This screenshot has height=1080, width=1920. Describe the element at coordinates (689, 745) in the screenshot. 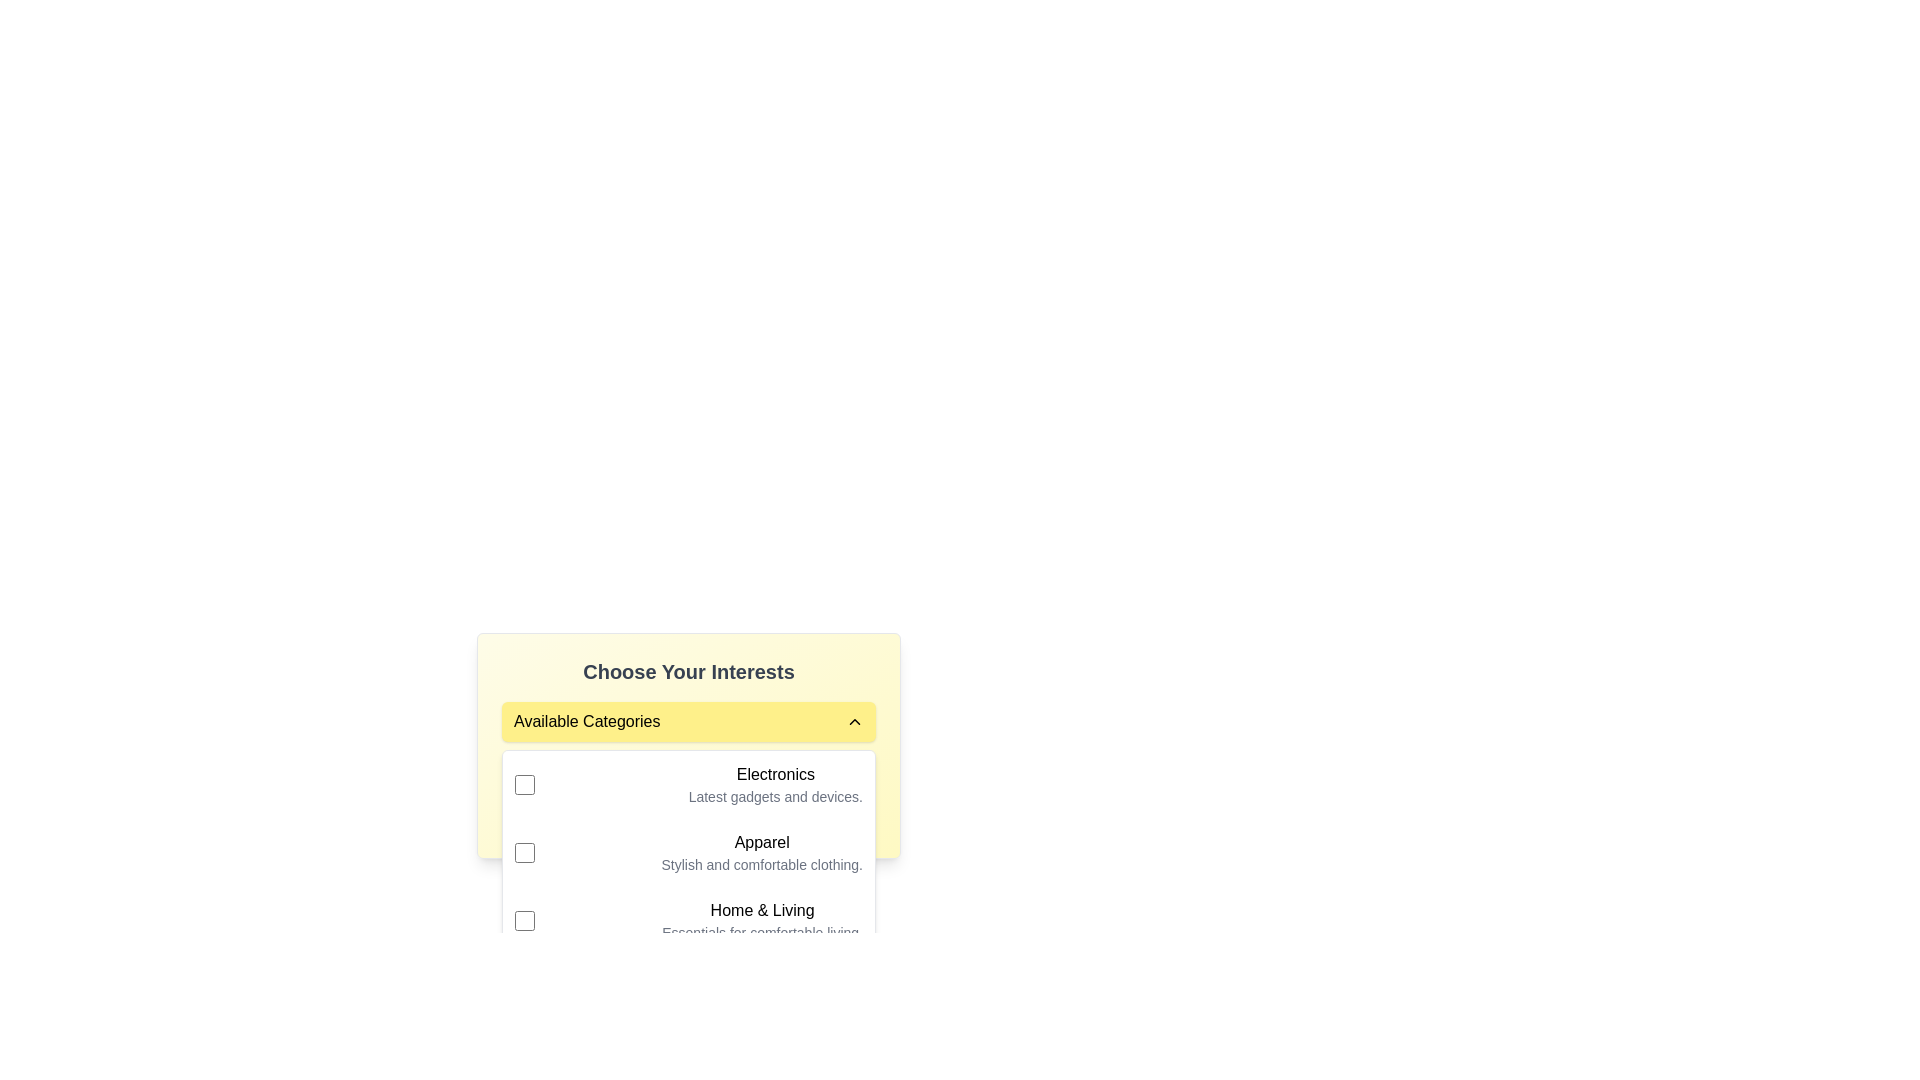

I see `the dropdown menu located below the header 'Choose Your Interests'` at that location.